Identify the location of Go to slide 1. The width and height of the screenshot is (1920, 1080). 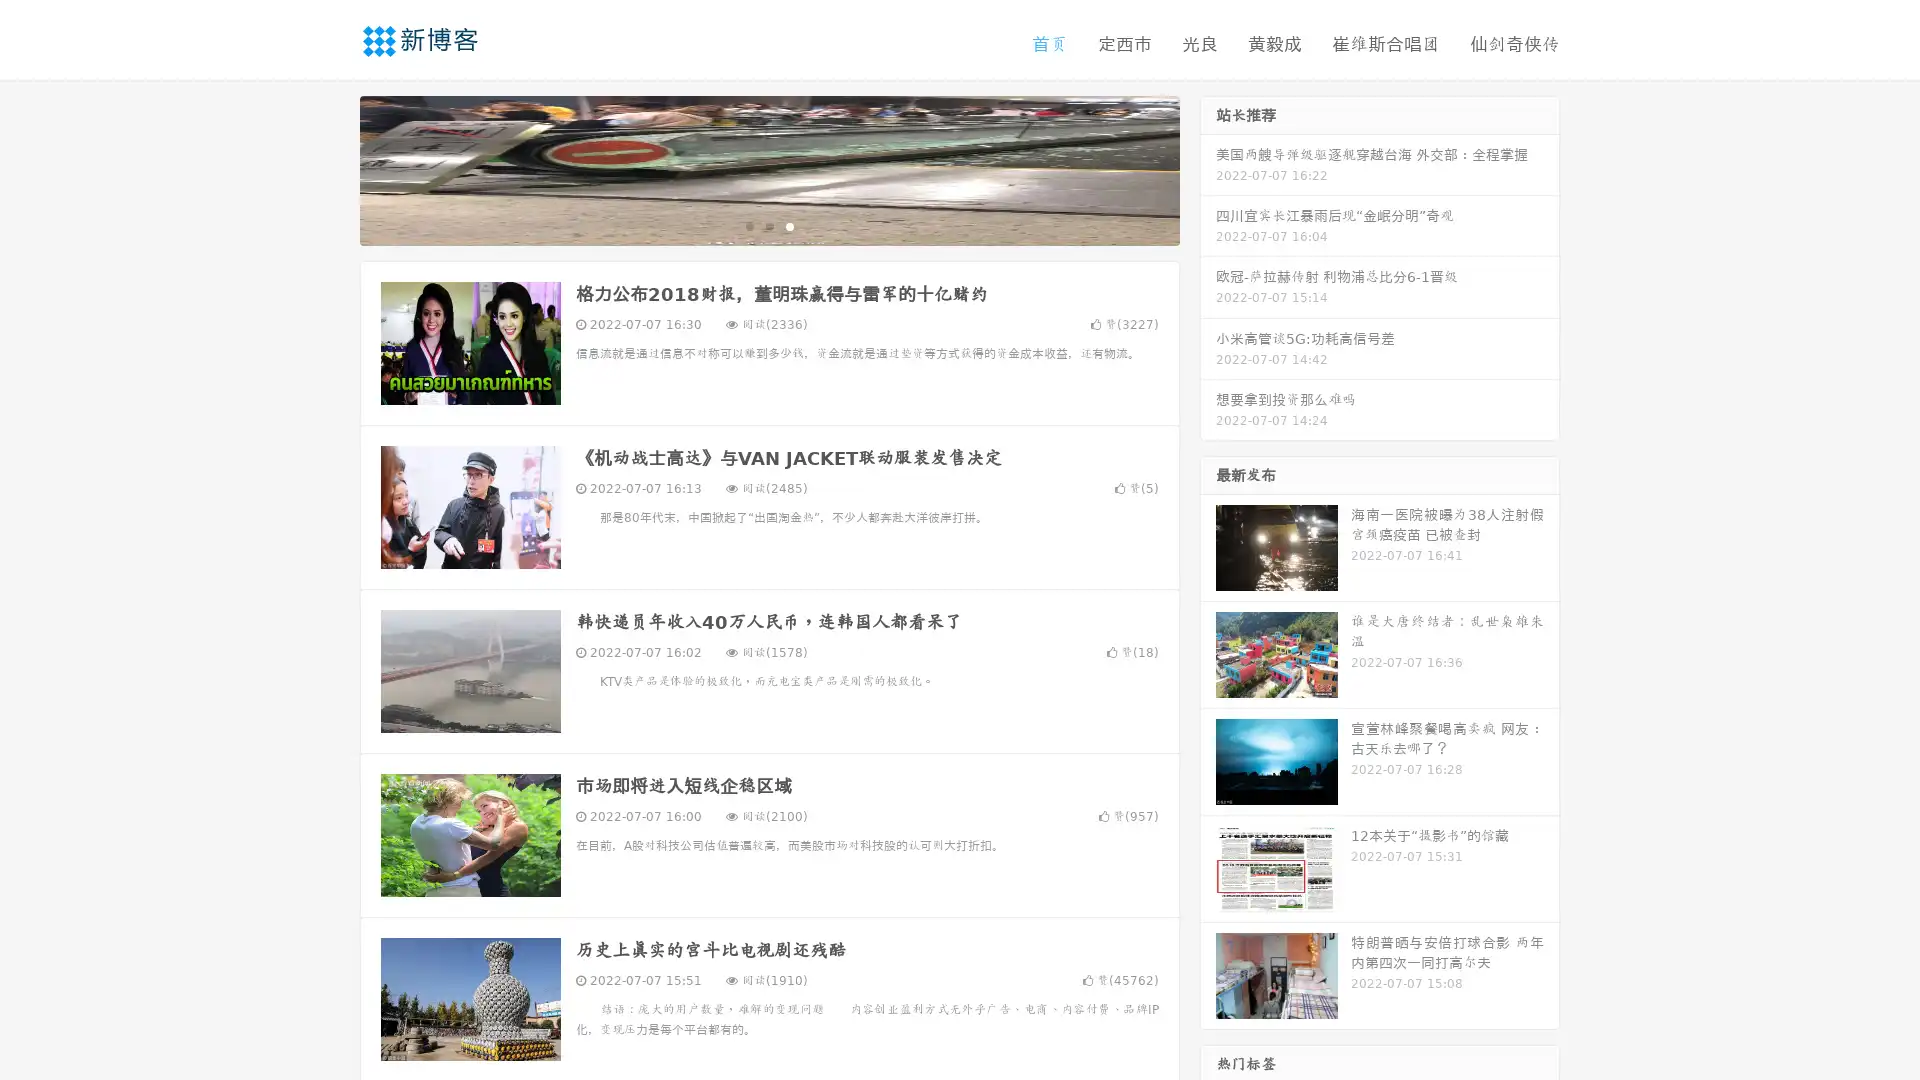
(748, 225).